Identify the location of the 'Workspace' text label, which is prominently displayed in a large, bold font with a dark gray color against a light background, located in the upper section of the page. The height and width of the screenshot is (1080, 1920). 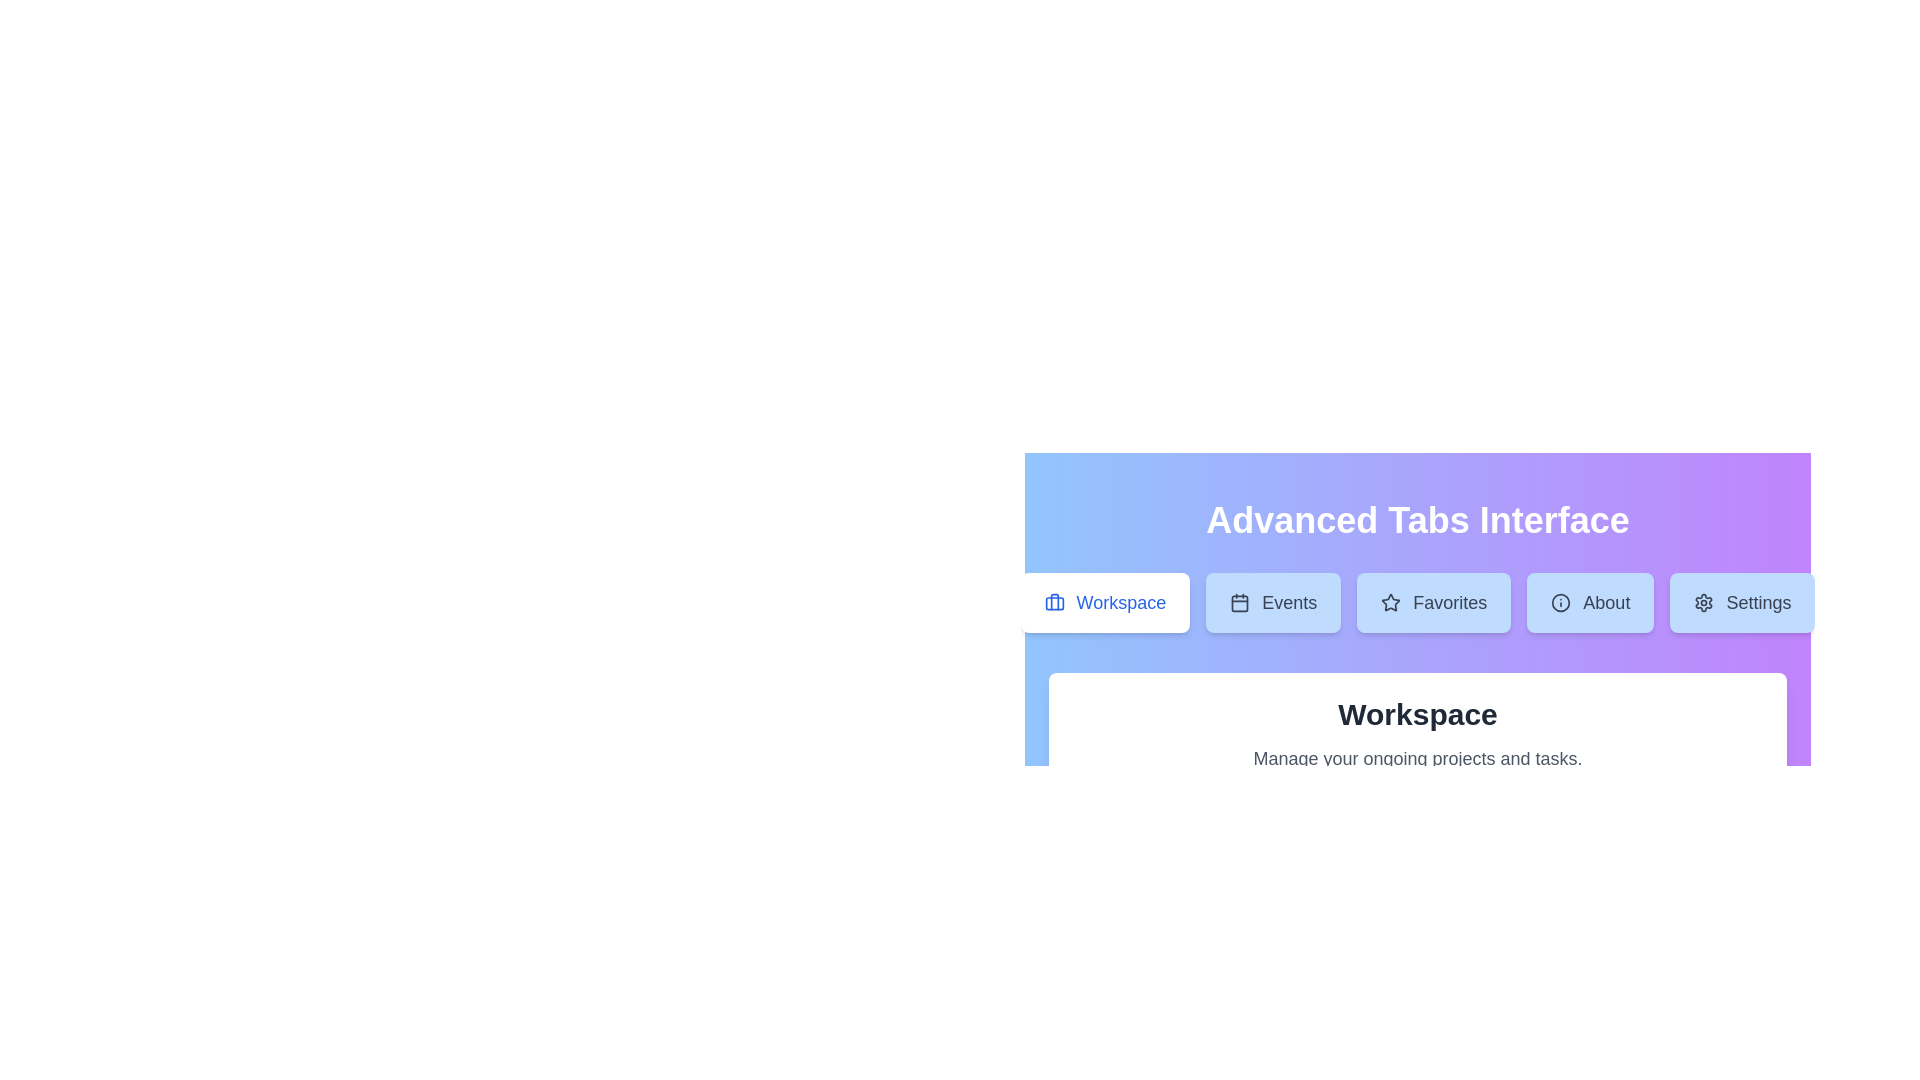
(1416, 713).